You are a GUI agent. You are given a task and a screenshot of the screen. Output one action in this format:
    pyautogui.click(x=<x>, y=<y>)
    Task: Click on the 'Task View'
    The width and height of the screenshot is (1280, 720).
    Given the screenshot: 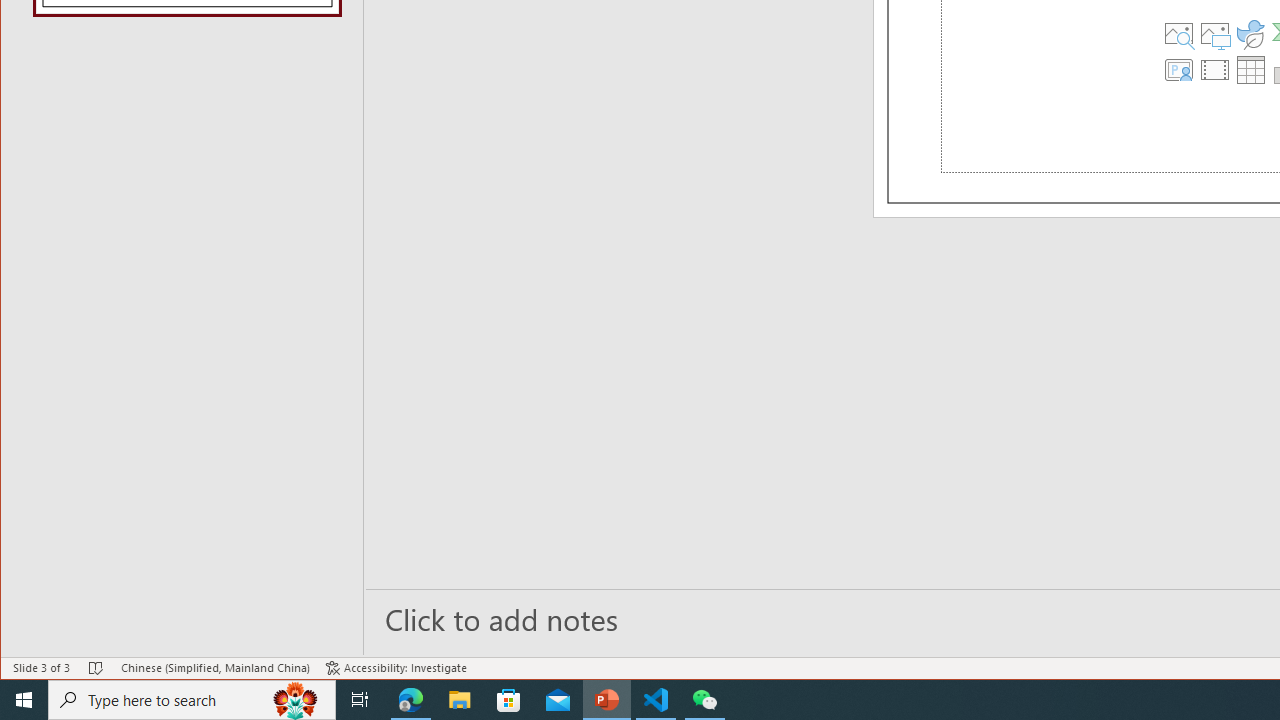 What is the action you would take?
    pyautogui.click(x=359, y=698)
    